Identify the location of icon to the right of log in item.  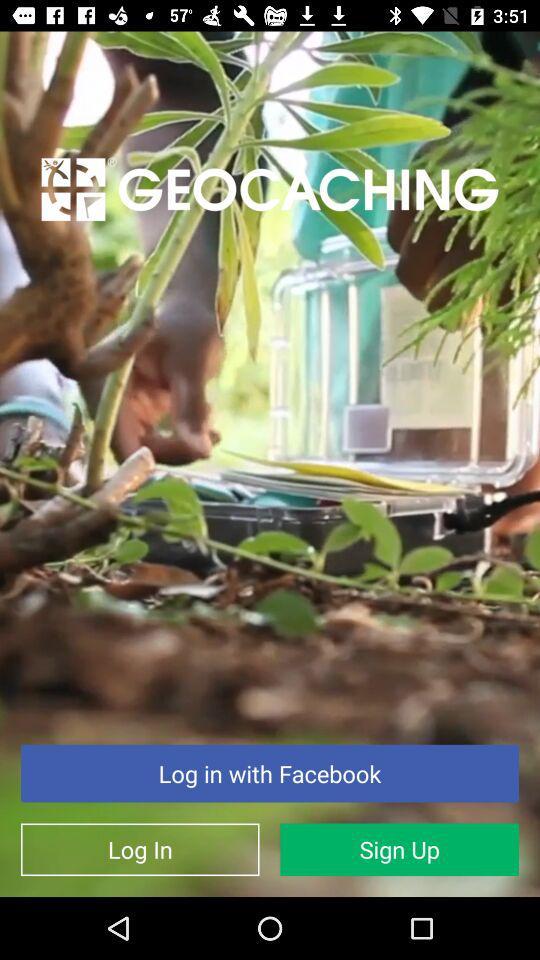
(399, 848).